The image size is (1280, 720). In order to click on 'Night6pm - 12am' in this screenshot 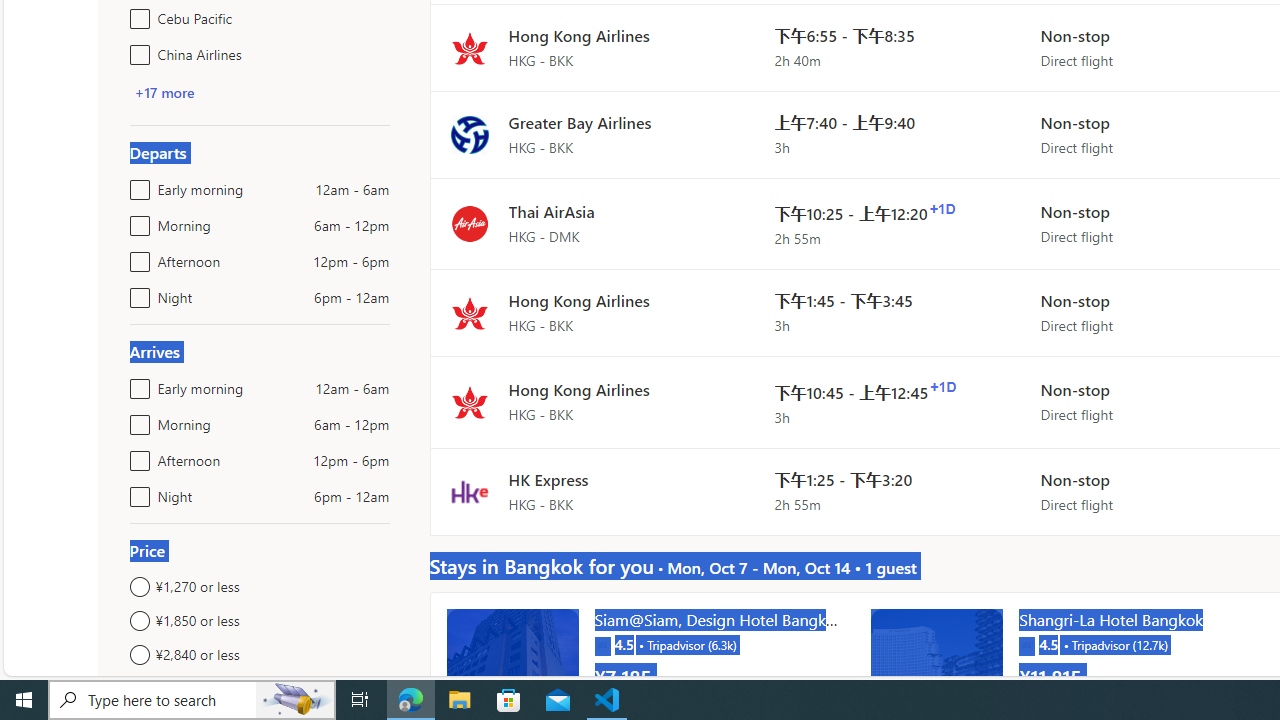, I will do `click(135, 492)`.